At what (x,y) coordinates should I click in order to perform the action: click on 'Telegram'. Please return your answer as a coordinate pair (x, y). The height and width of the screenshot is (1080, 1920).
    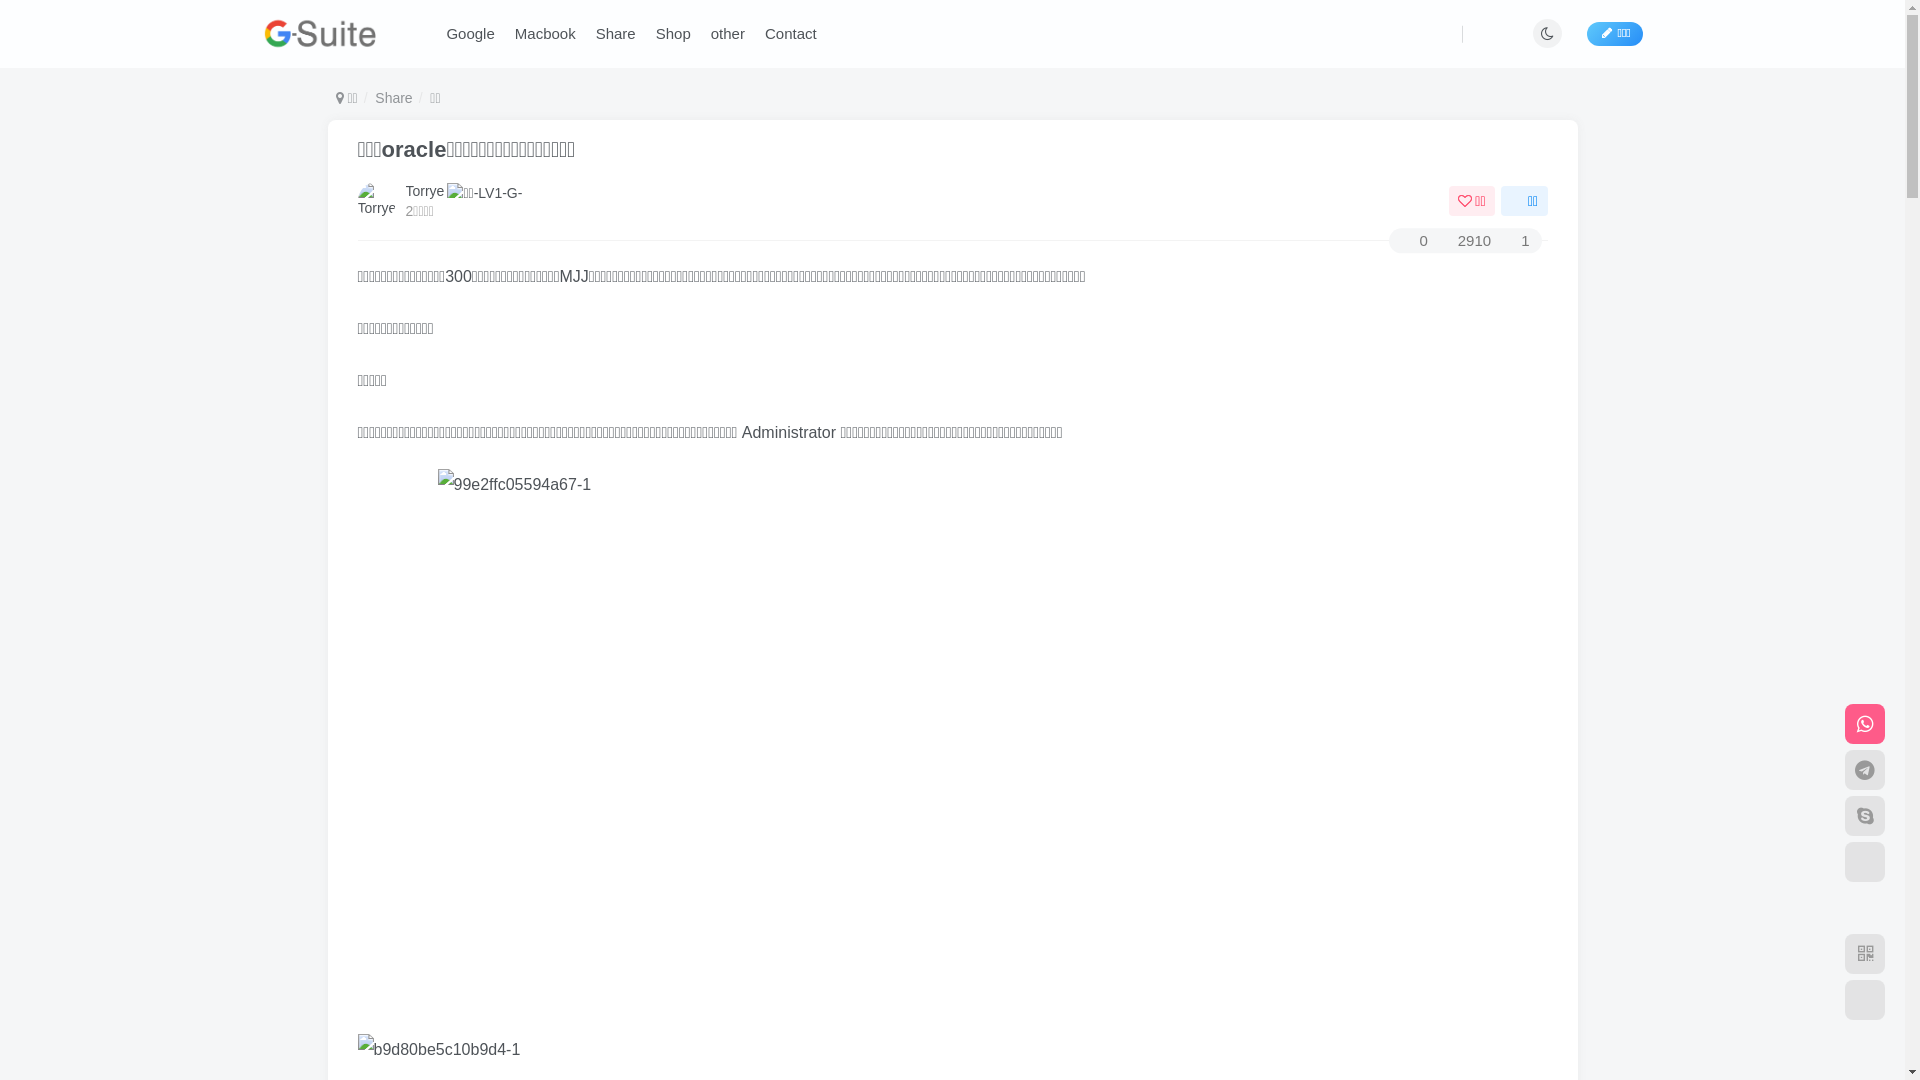
    Looking at the image, I should click on (1864, 769).